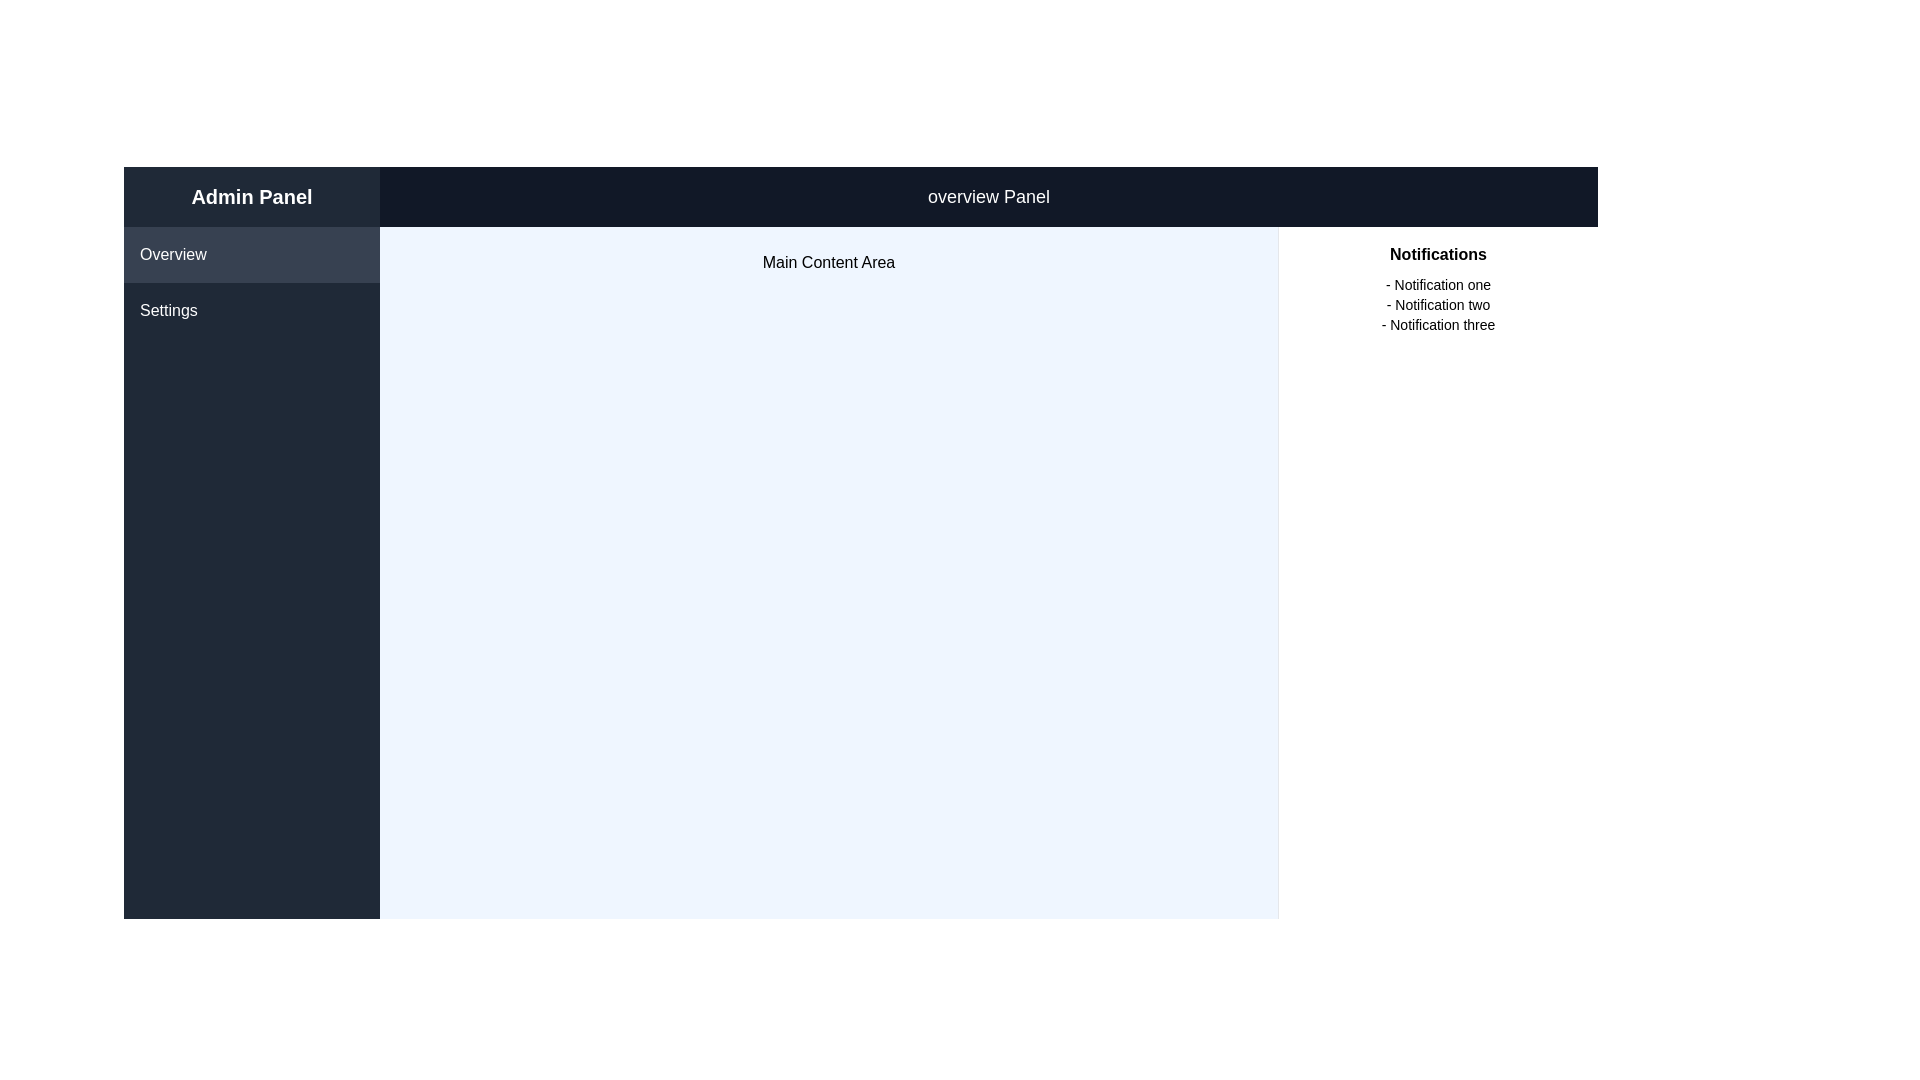 The width and height of the screenshot is (1920, 1080). I want to click on the static text label indicating 'Admin Panel' located at the top of the sidebar on the left side of the interface, so click(251, 196).